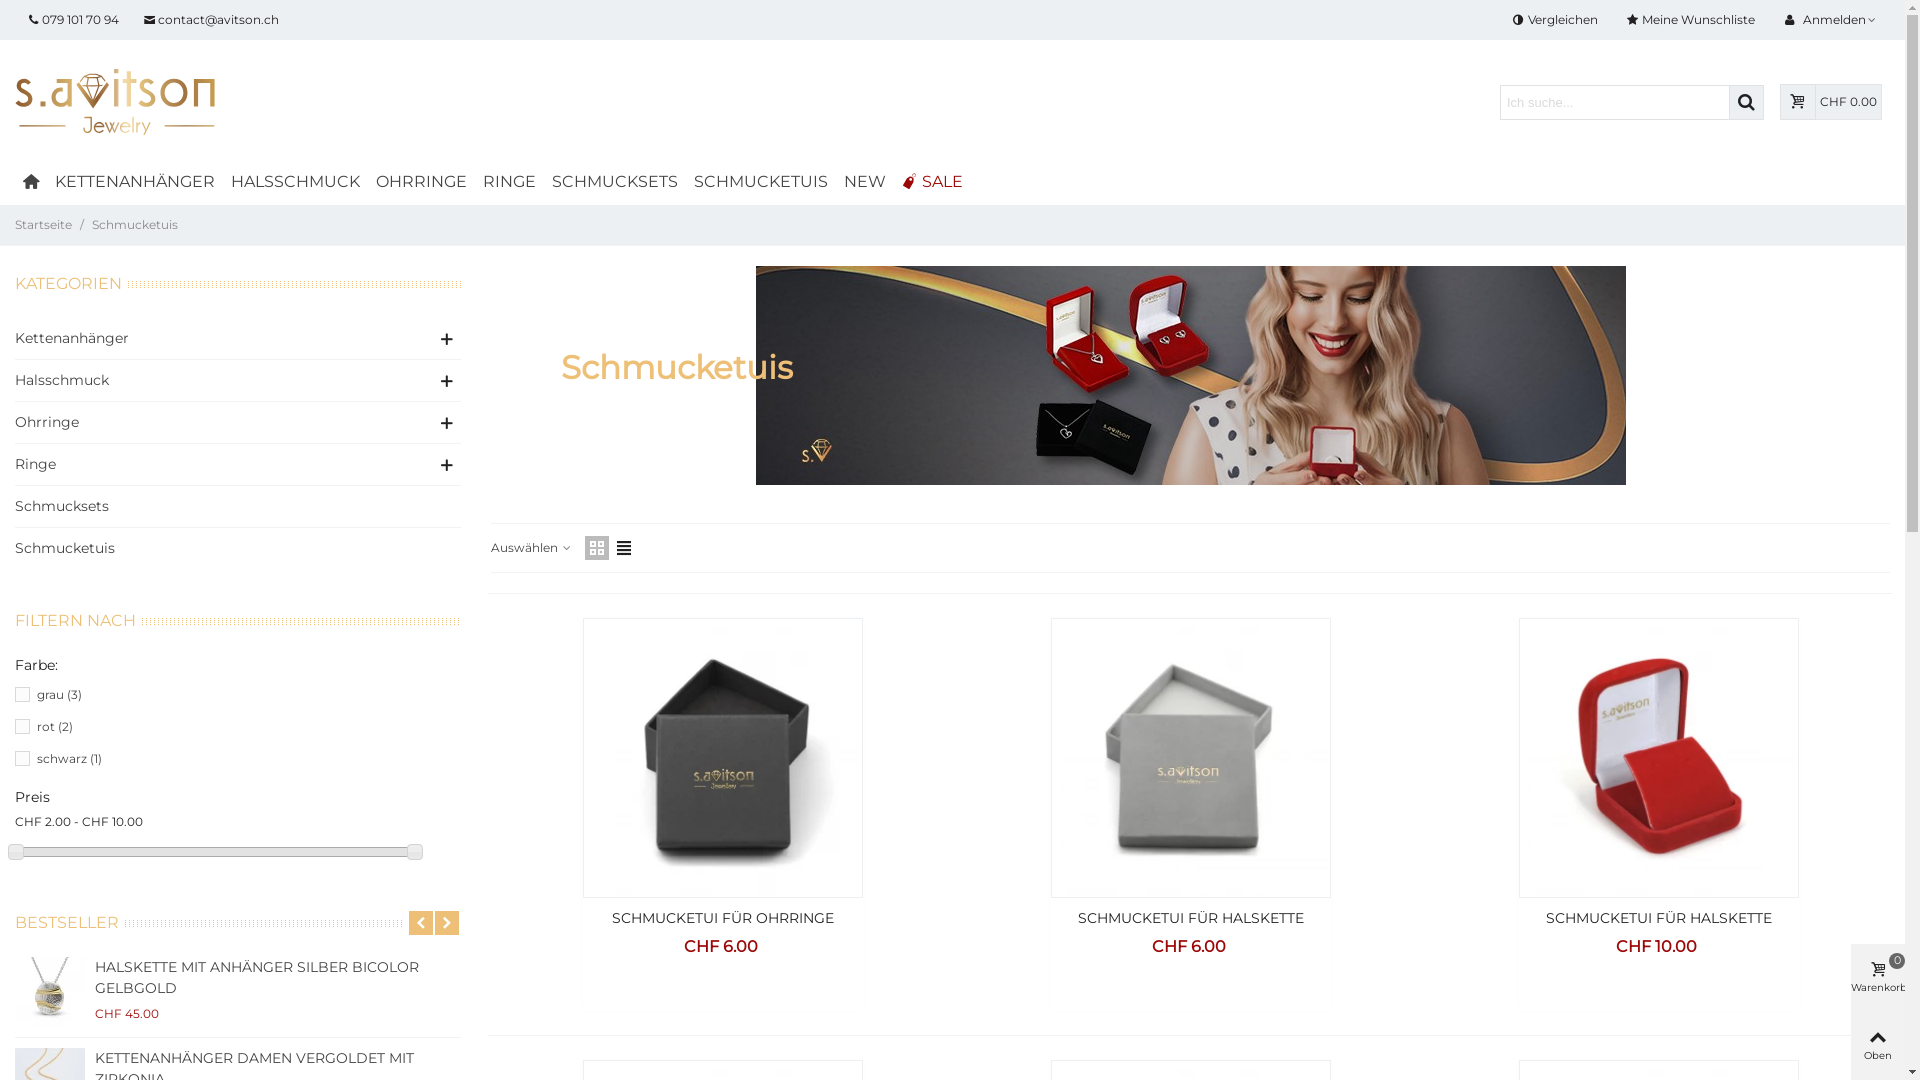  I want to click on 'SALE', so click(931, 181).